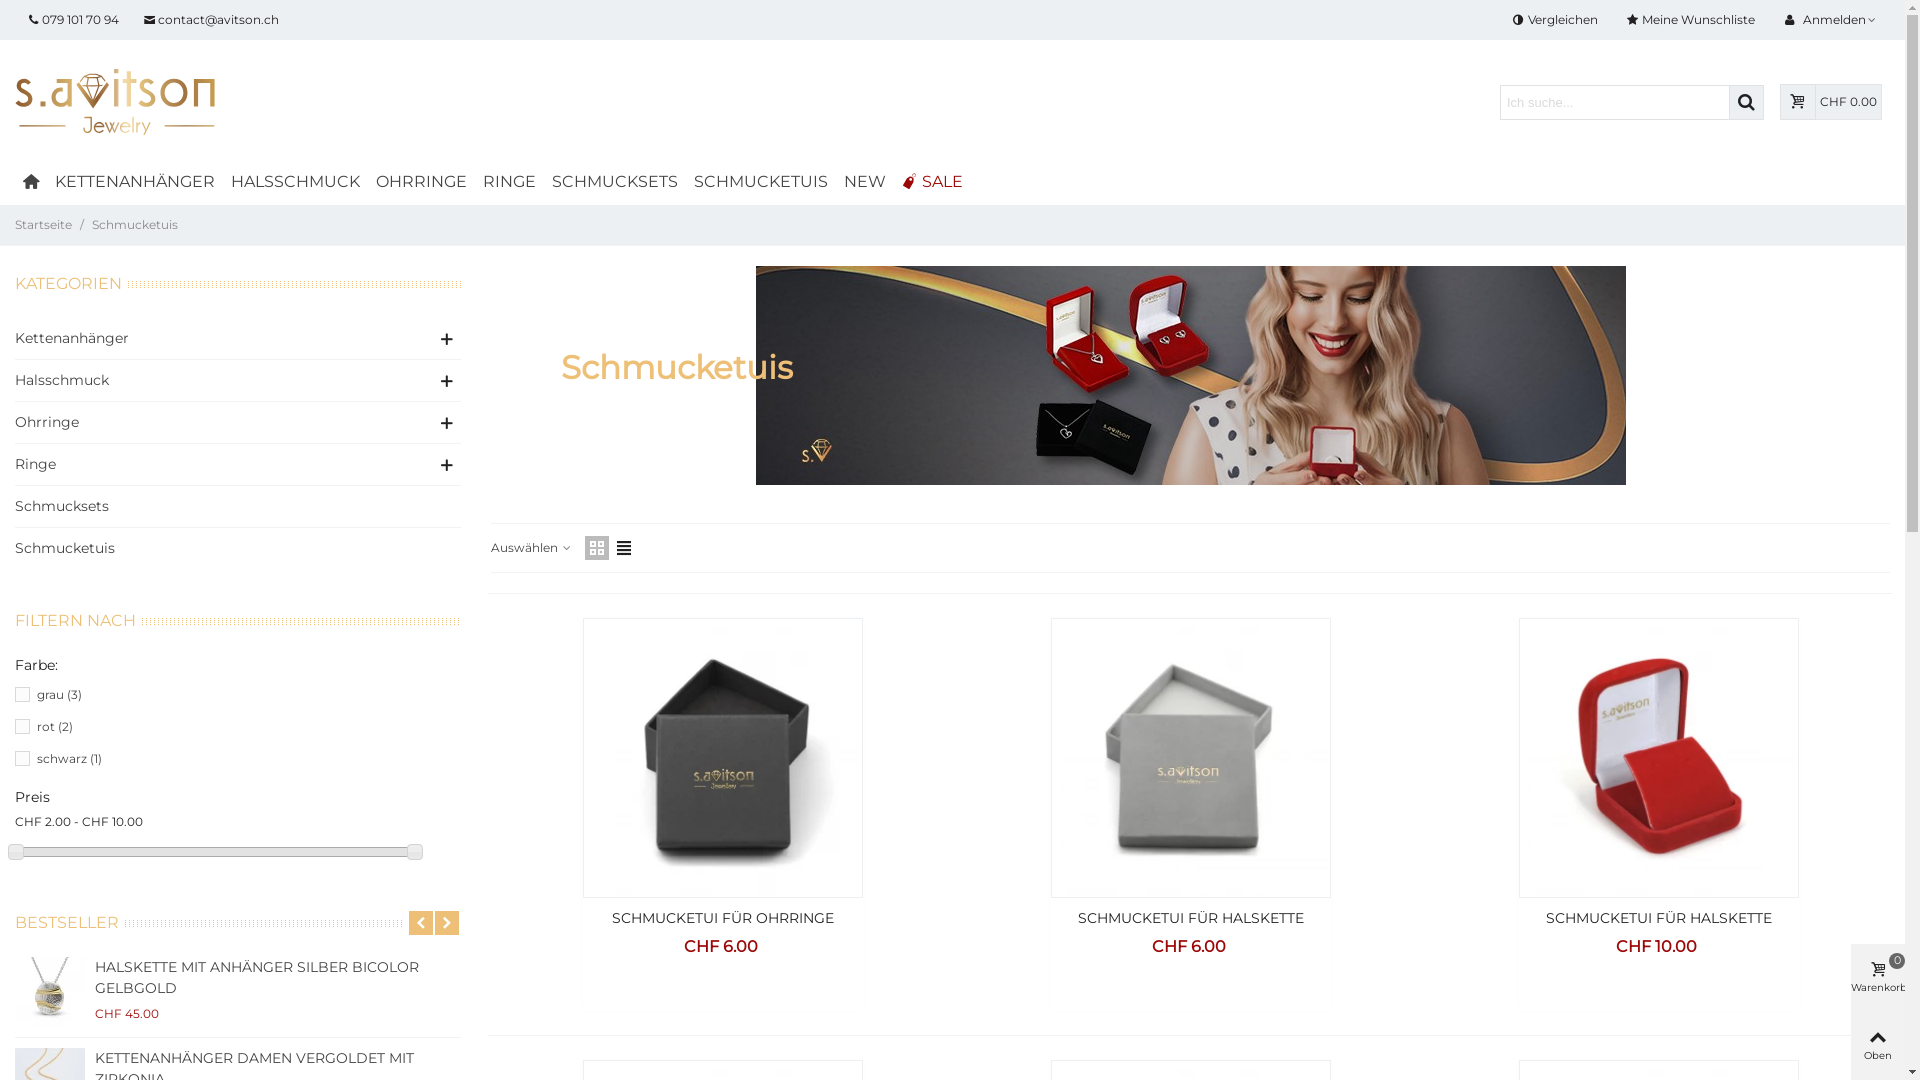  I want to click on 'SALE', so click(931, 181).